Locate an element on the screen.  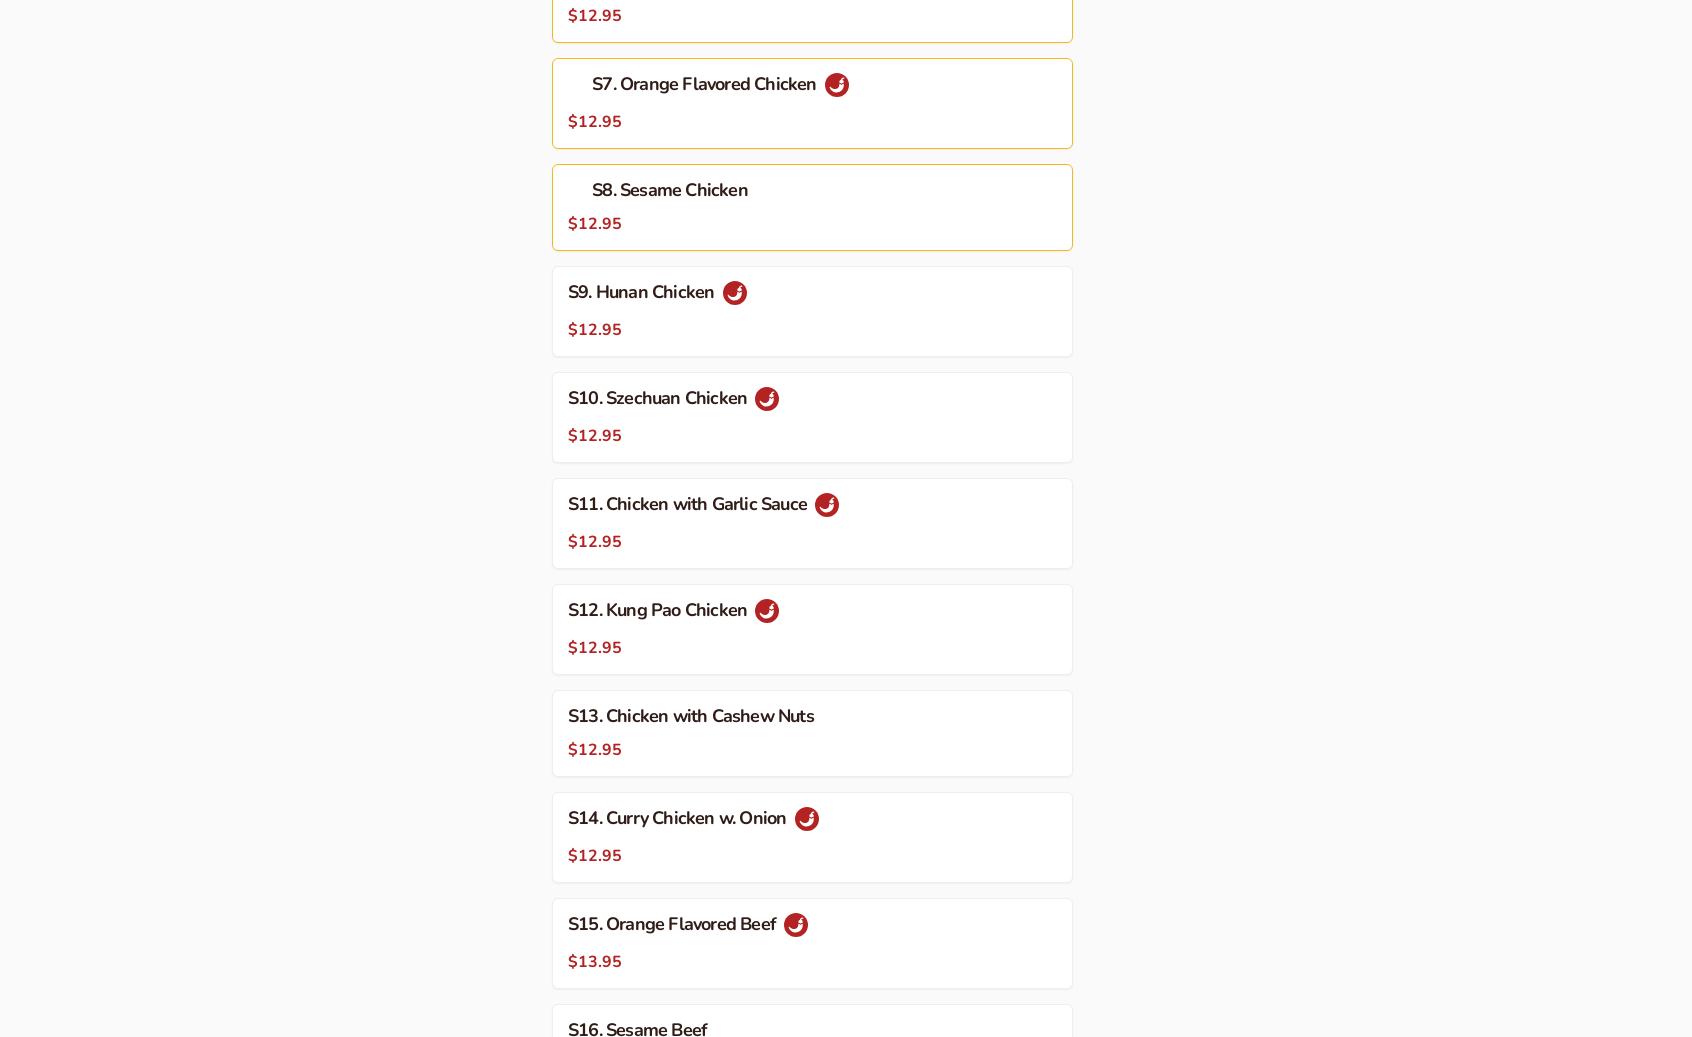
'S14.  Curry Chicken w. Onion' is located at coordinates (678, 816).